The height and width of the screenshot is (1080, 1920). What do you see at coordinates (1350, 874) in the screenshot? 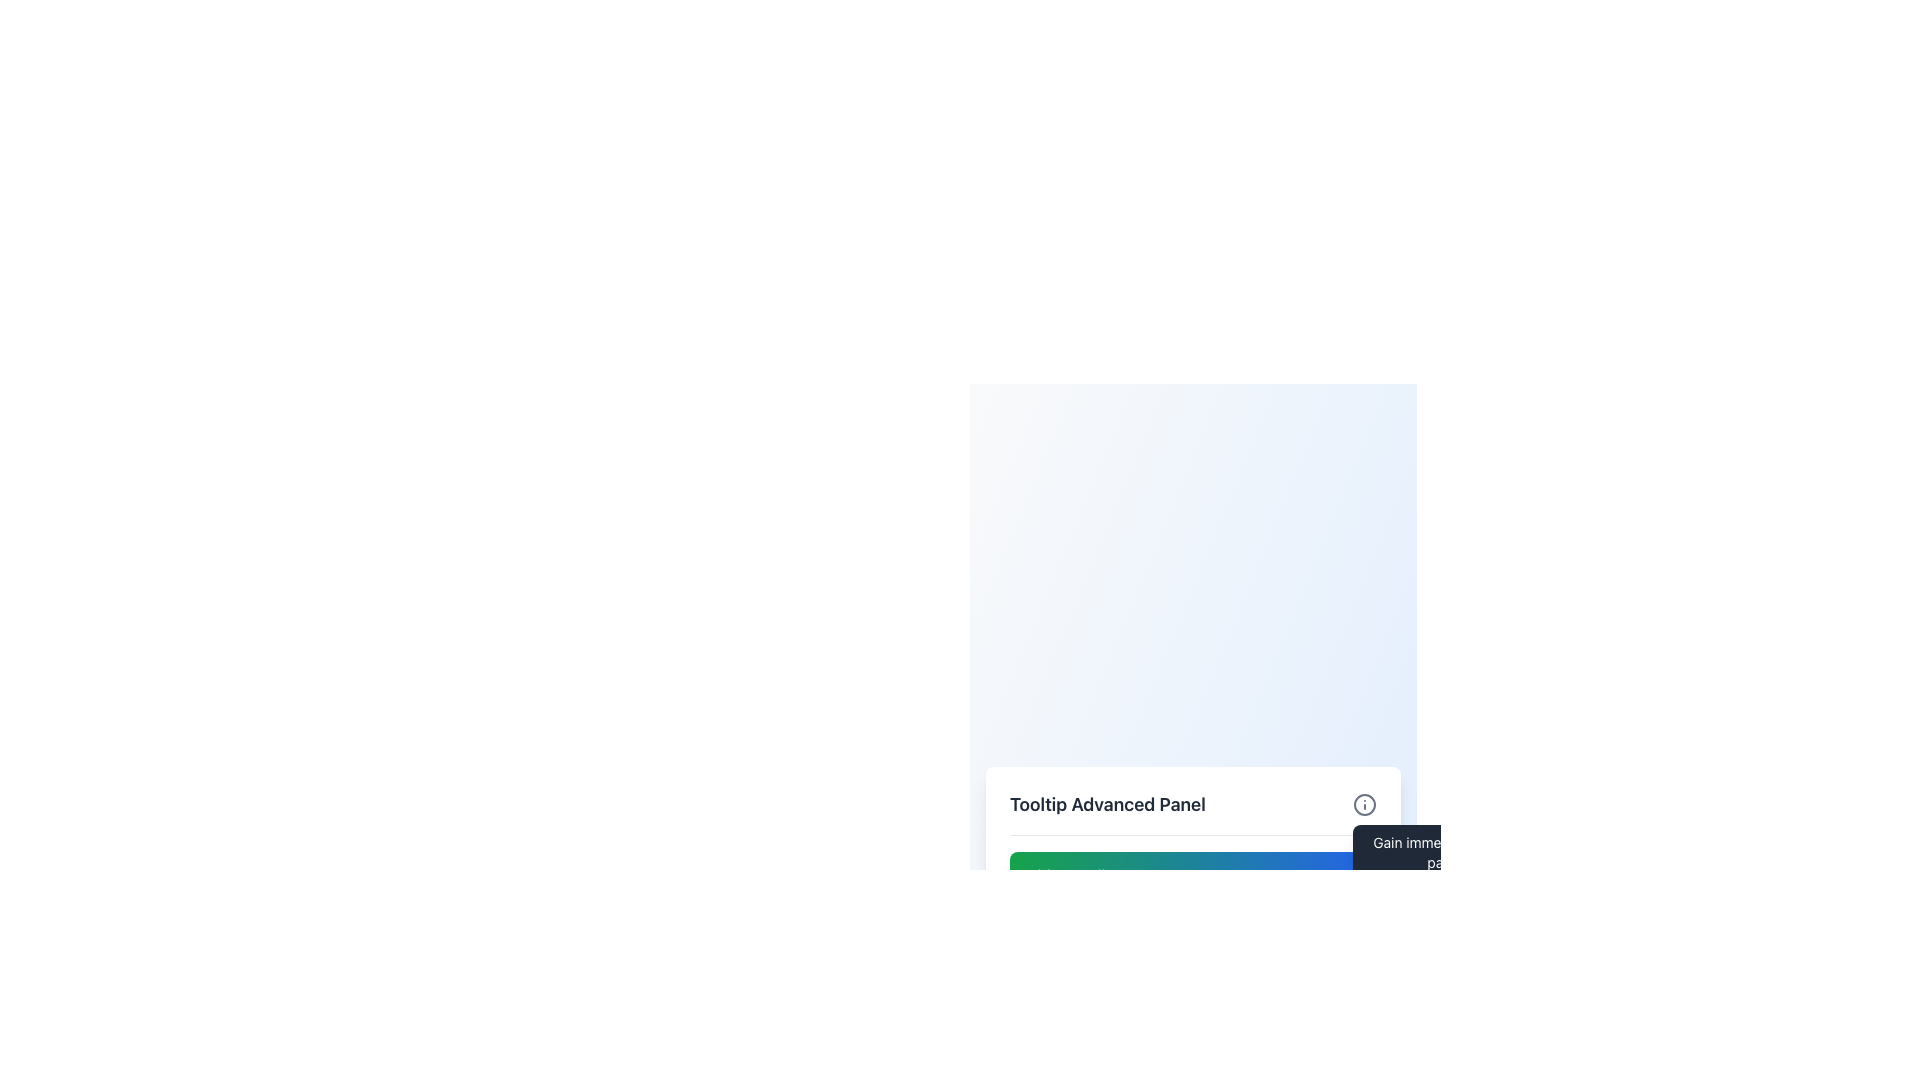
I see `the small downward-pointing chevron icon located on the right edge of the 'Hide Details' button` at bounding box center [1350, 874].